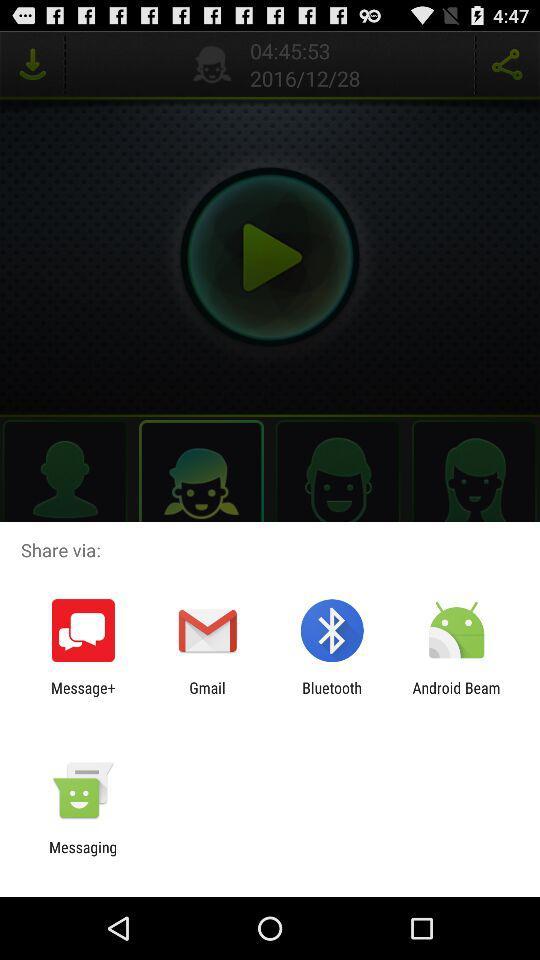  I want to click on item next to the message+, so click(206, 696).